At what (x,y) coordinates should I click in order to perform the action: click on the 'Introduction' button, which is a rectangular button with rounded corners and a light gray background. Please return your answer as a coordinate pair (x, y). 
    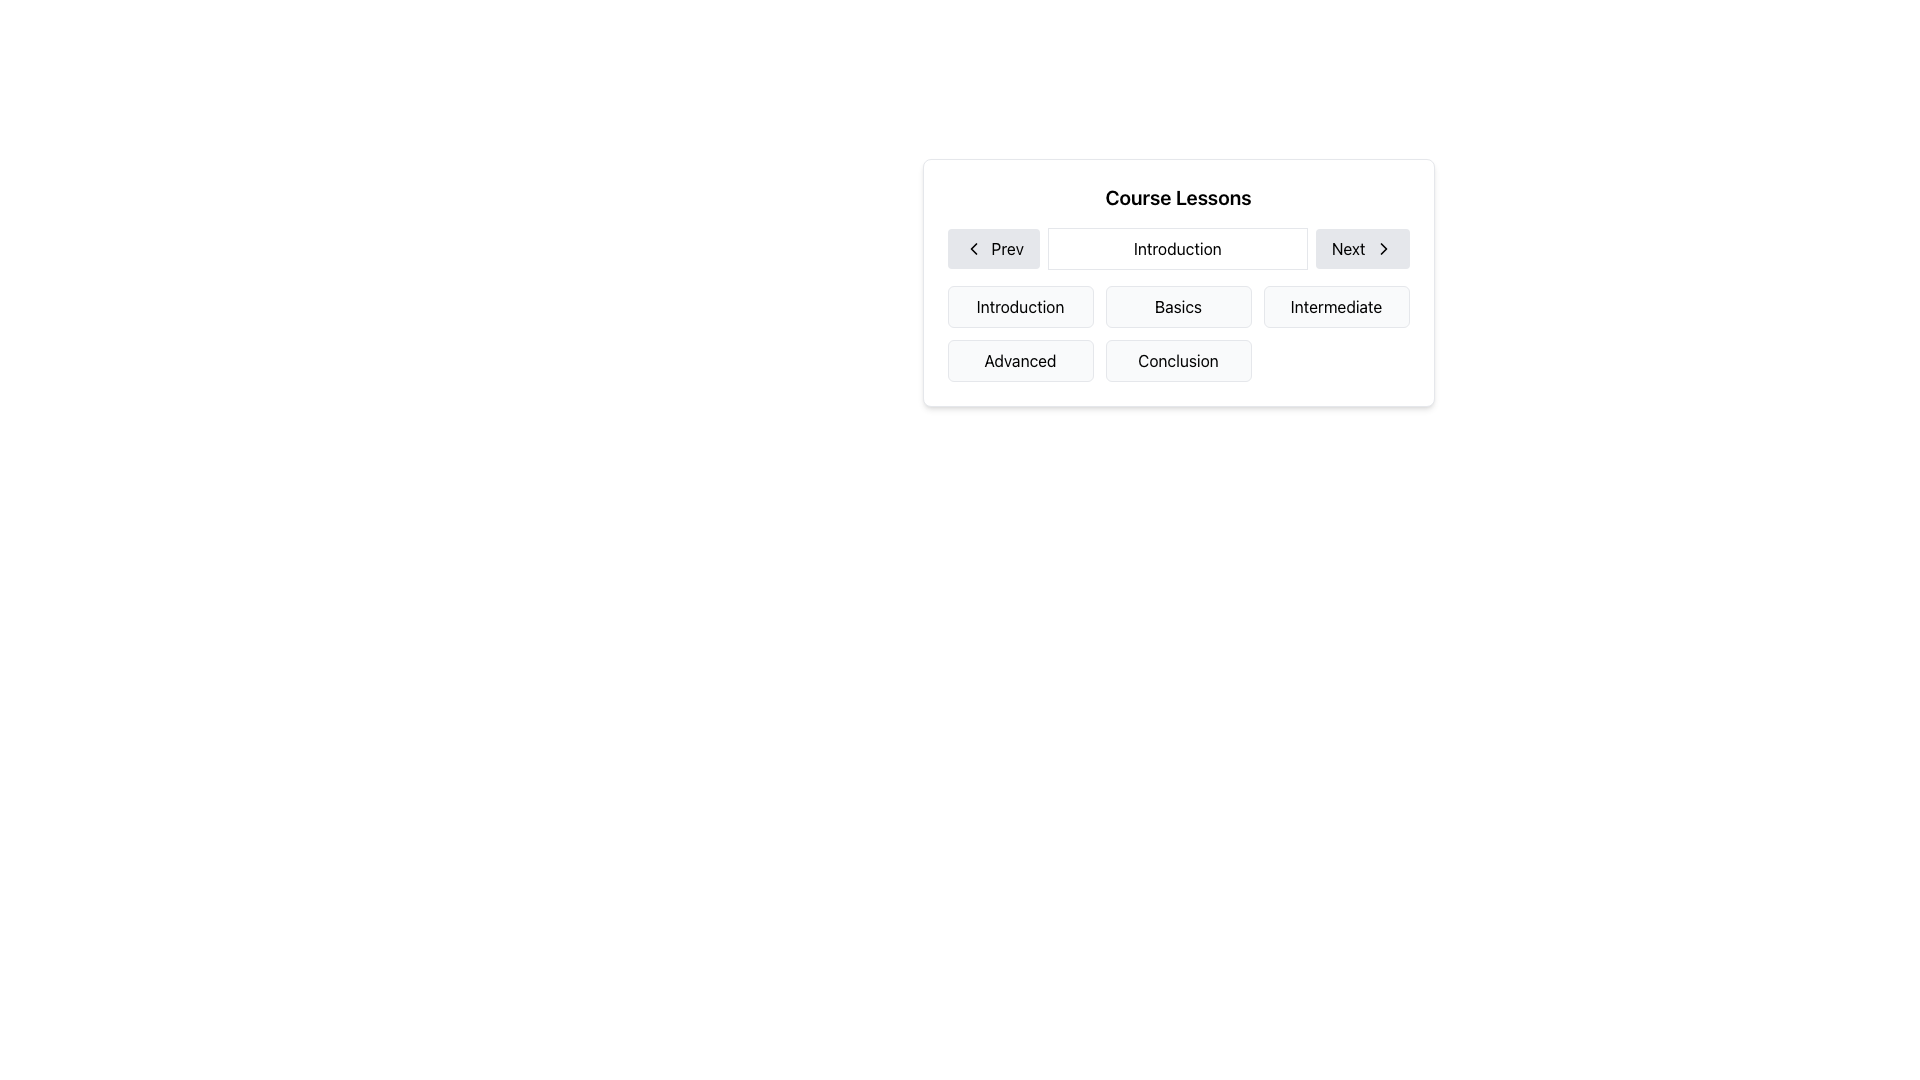
    Looking at the image, I should click on (1020, 307).